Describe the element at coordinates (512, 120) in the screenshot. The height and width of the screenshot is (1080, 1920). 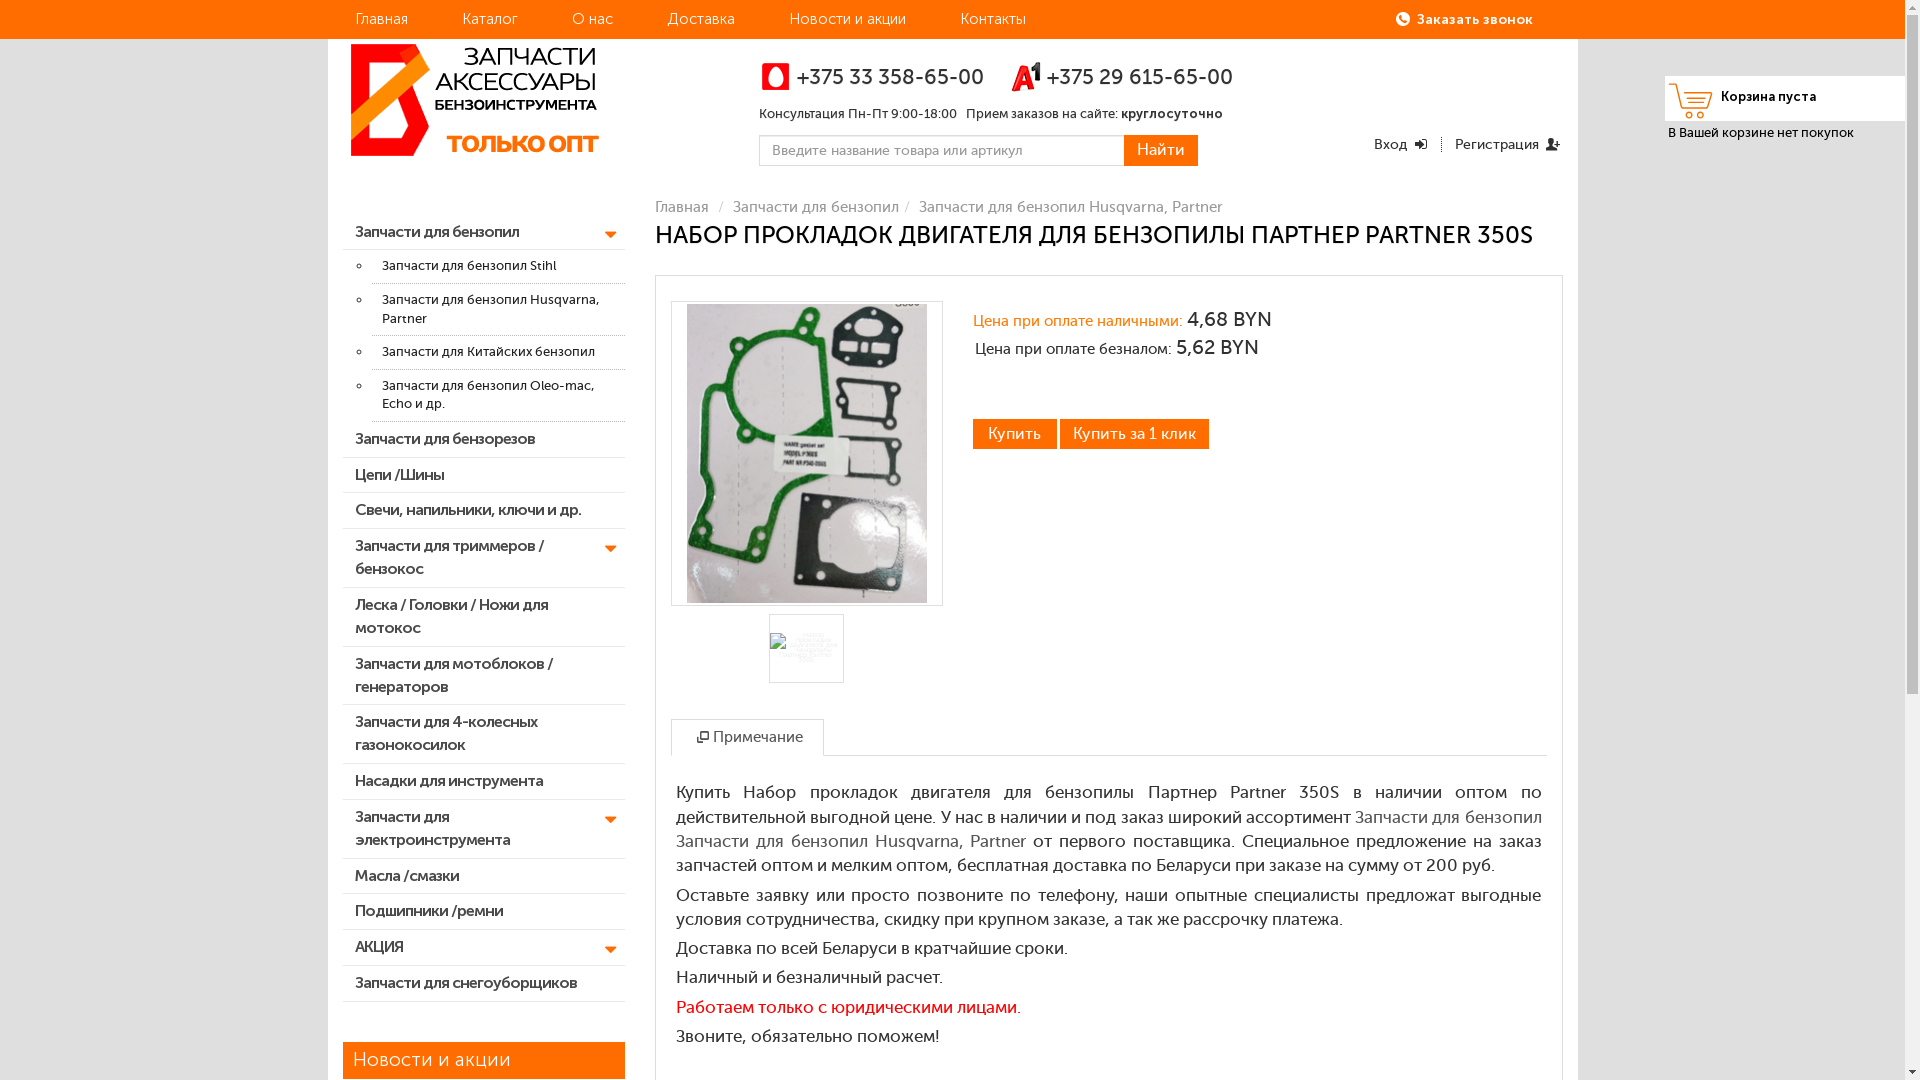
I see `'http://benzopart.by'` at that location.